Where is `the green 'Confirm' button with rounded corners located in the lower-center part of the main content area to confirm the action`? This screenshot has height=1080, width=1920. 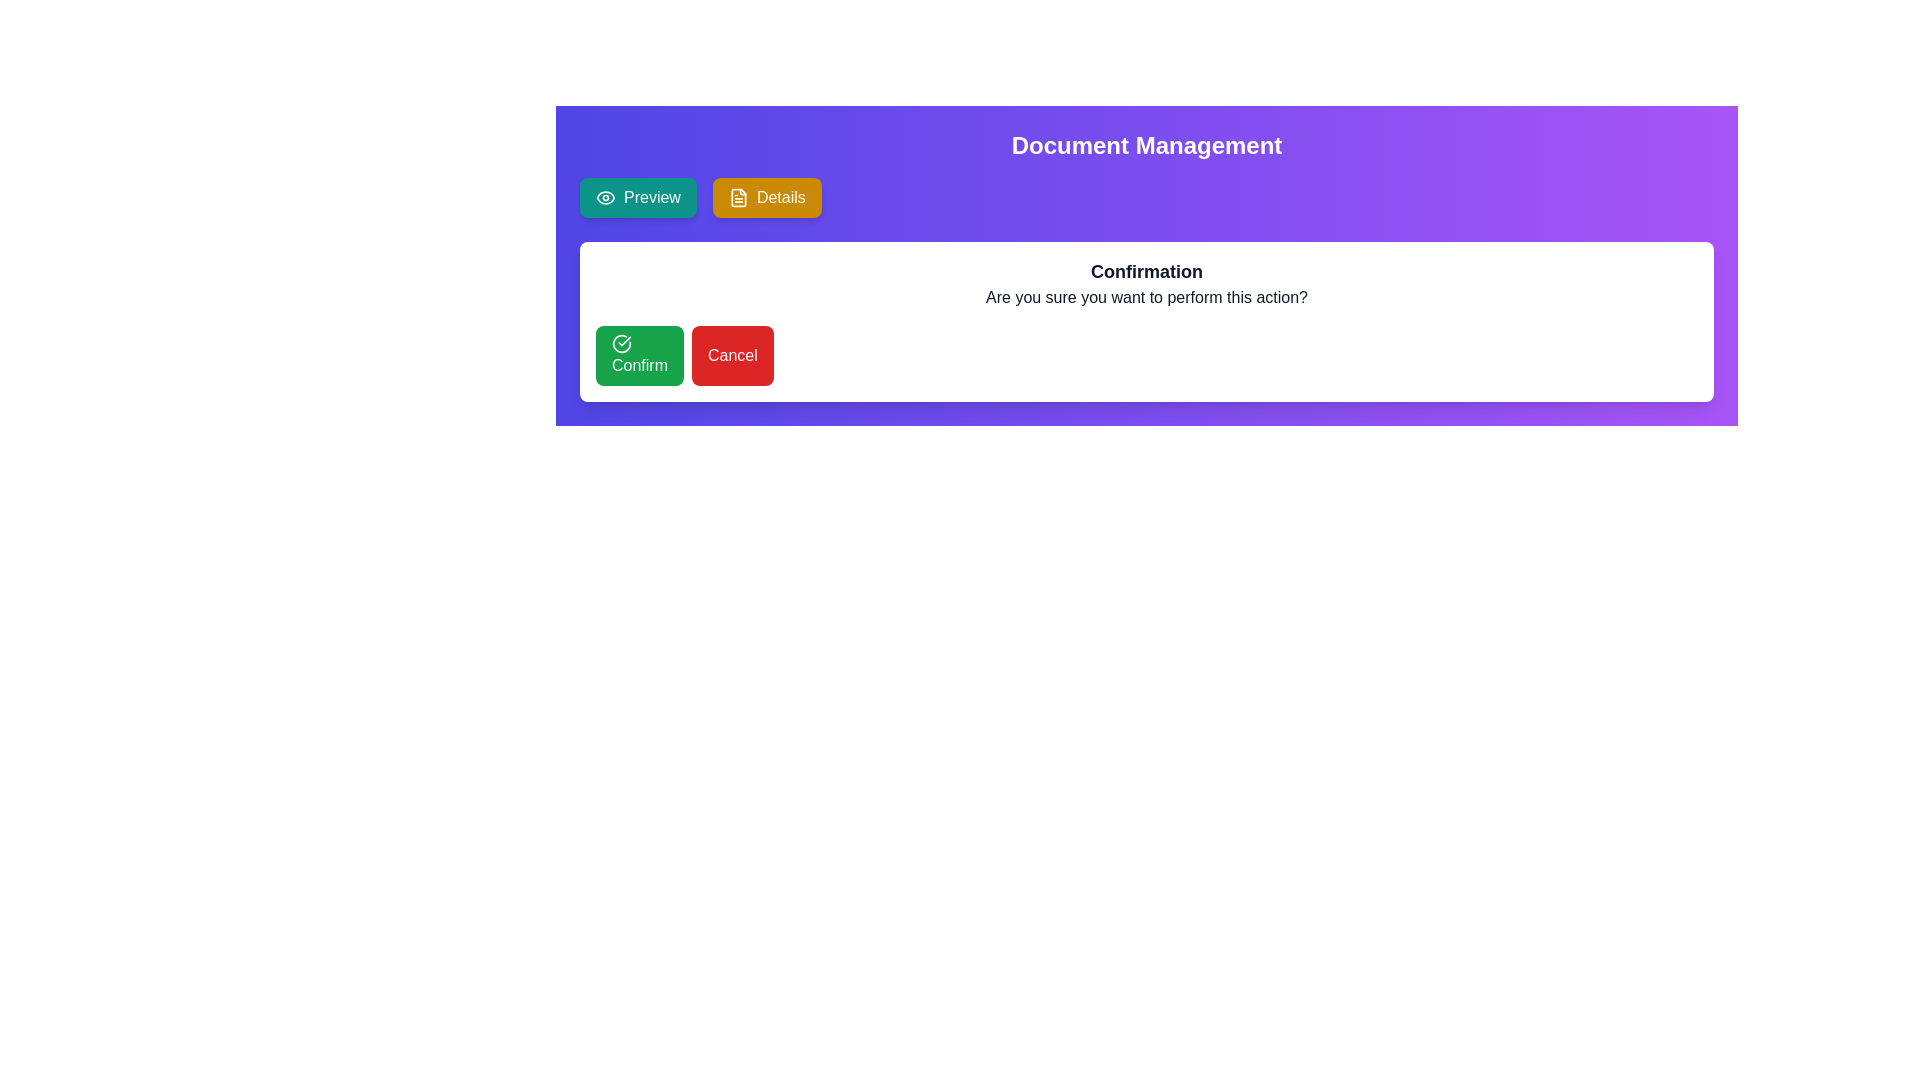
the green 'Confirm' button with rounded corners located in the lower-center part of the main content area to confirm the action is located at coordinates (638, 354).